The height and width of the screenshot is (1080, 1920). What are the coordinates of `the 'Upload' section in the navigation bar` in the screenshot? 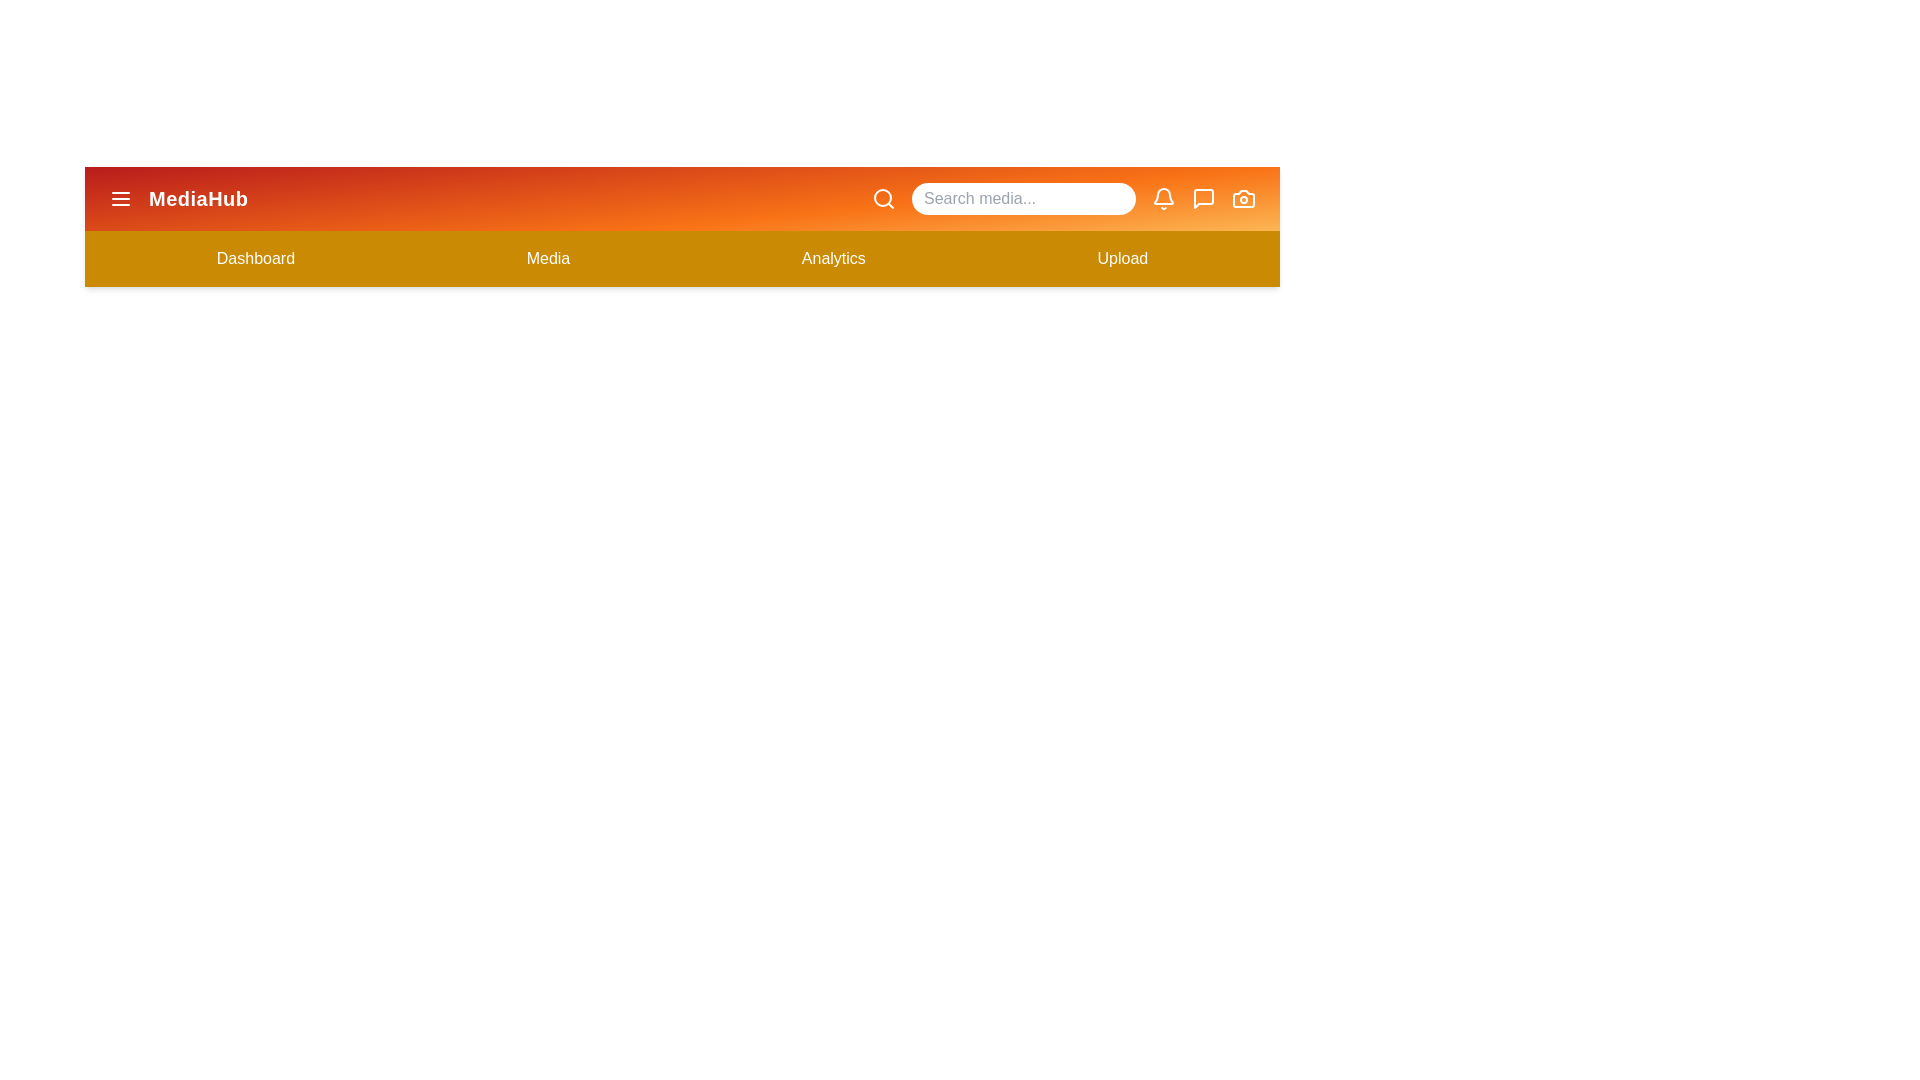 It's located at (1122, 257).